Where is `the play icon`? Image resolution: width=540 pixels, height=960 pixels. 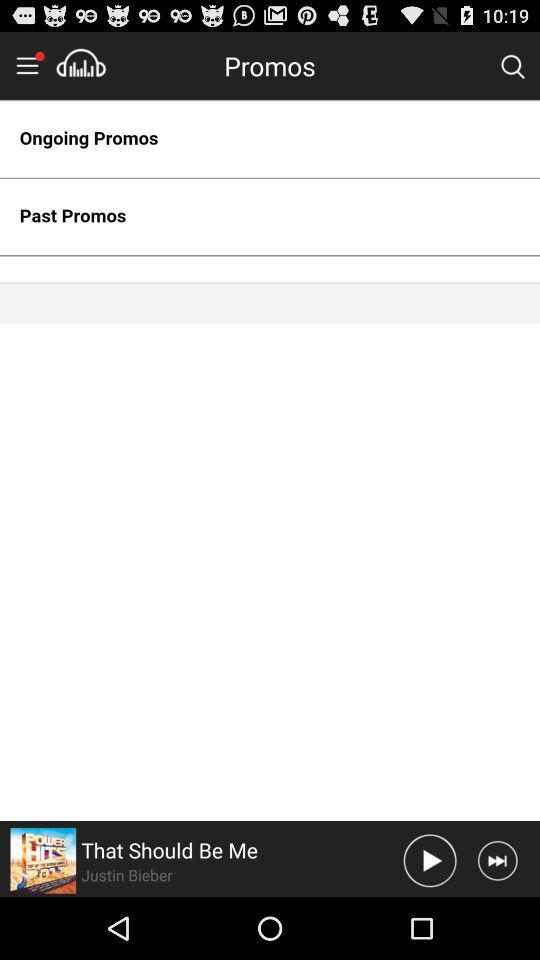 the play icon is located at coordinates (429, 921).